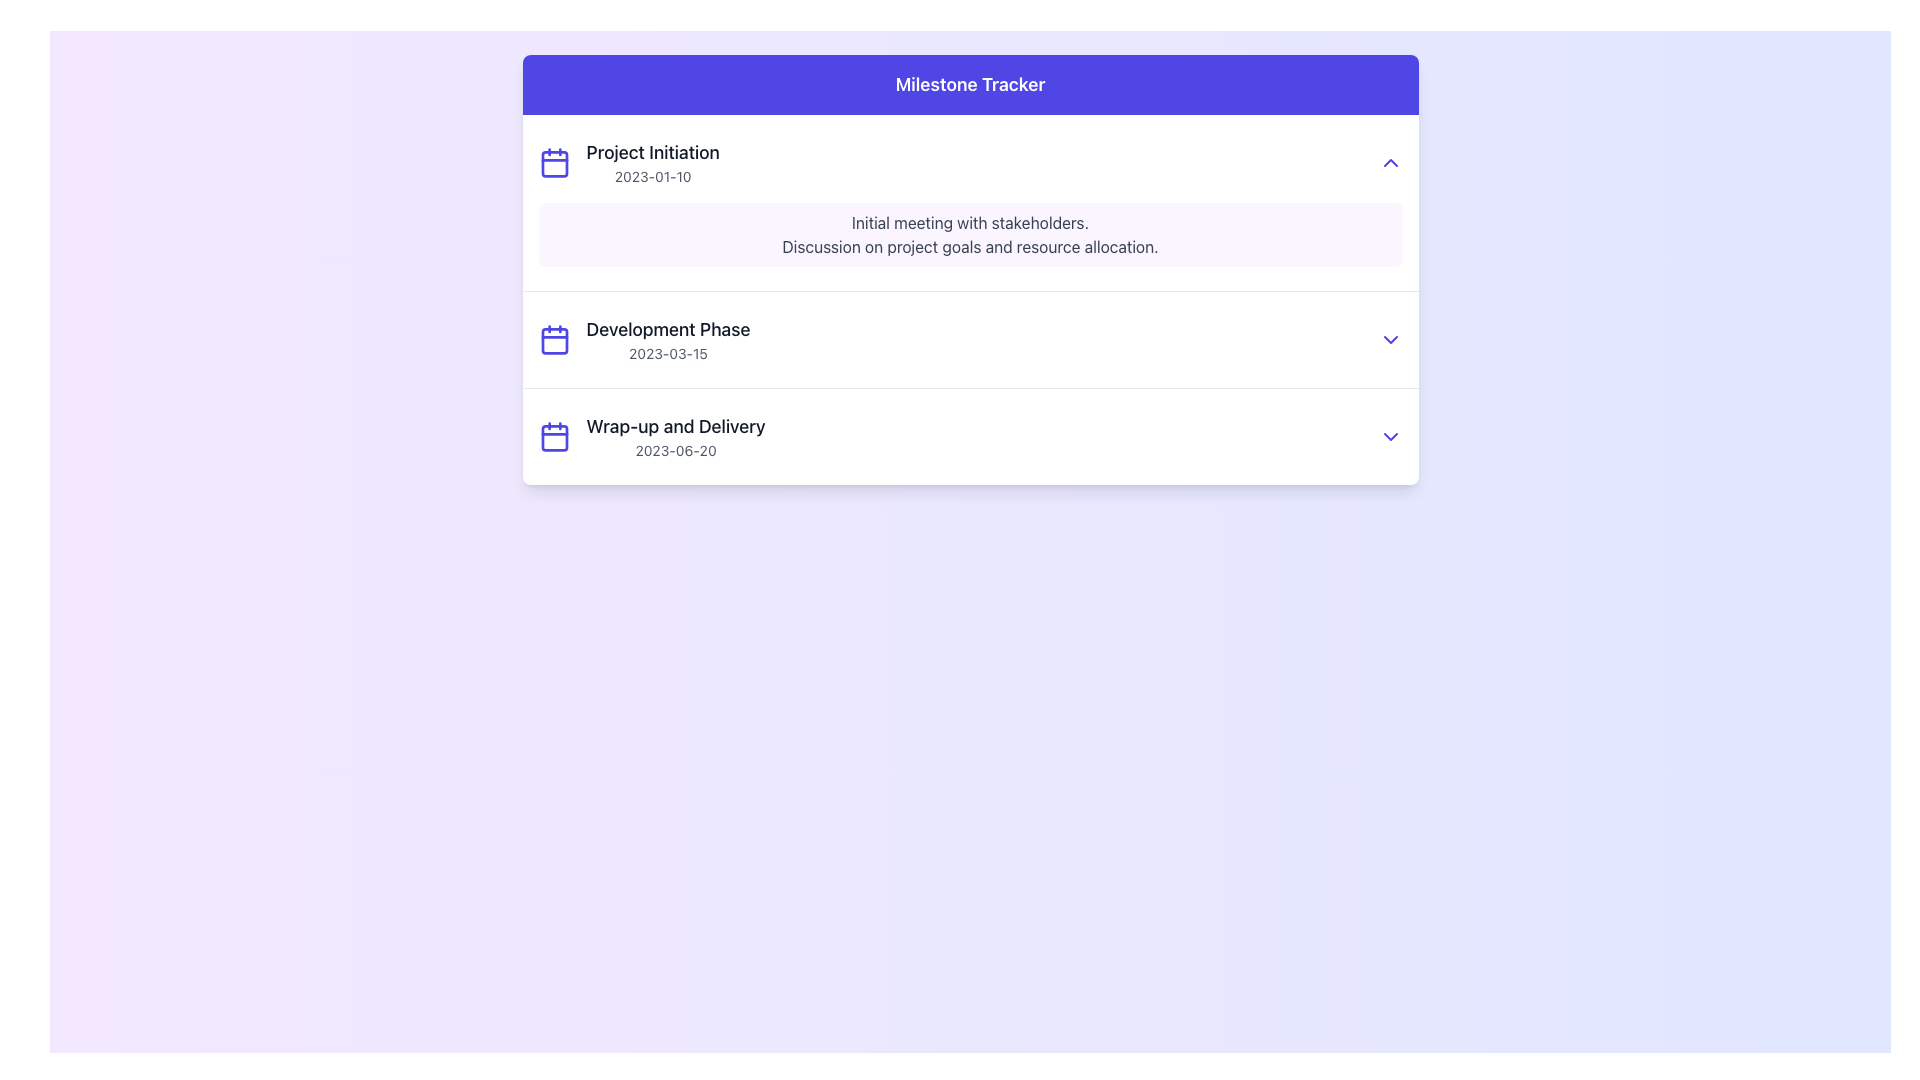  I want to click on the calendar icon located in the first row of milestones, positioned to the left of the text 'Project Initiation' and aligned with the date '2023-01-10', so click(554, 161).